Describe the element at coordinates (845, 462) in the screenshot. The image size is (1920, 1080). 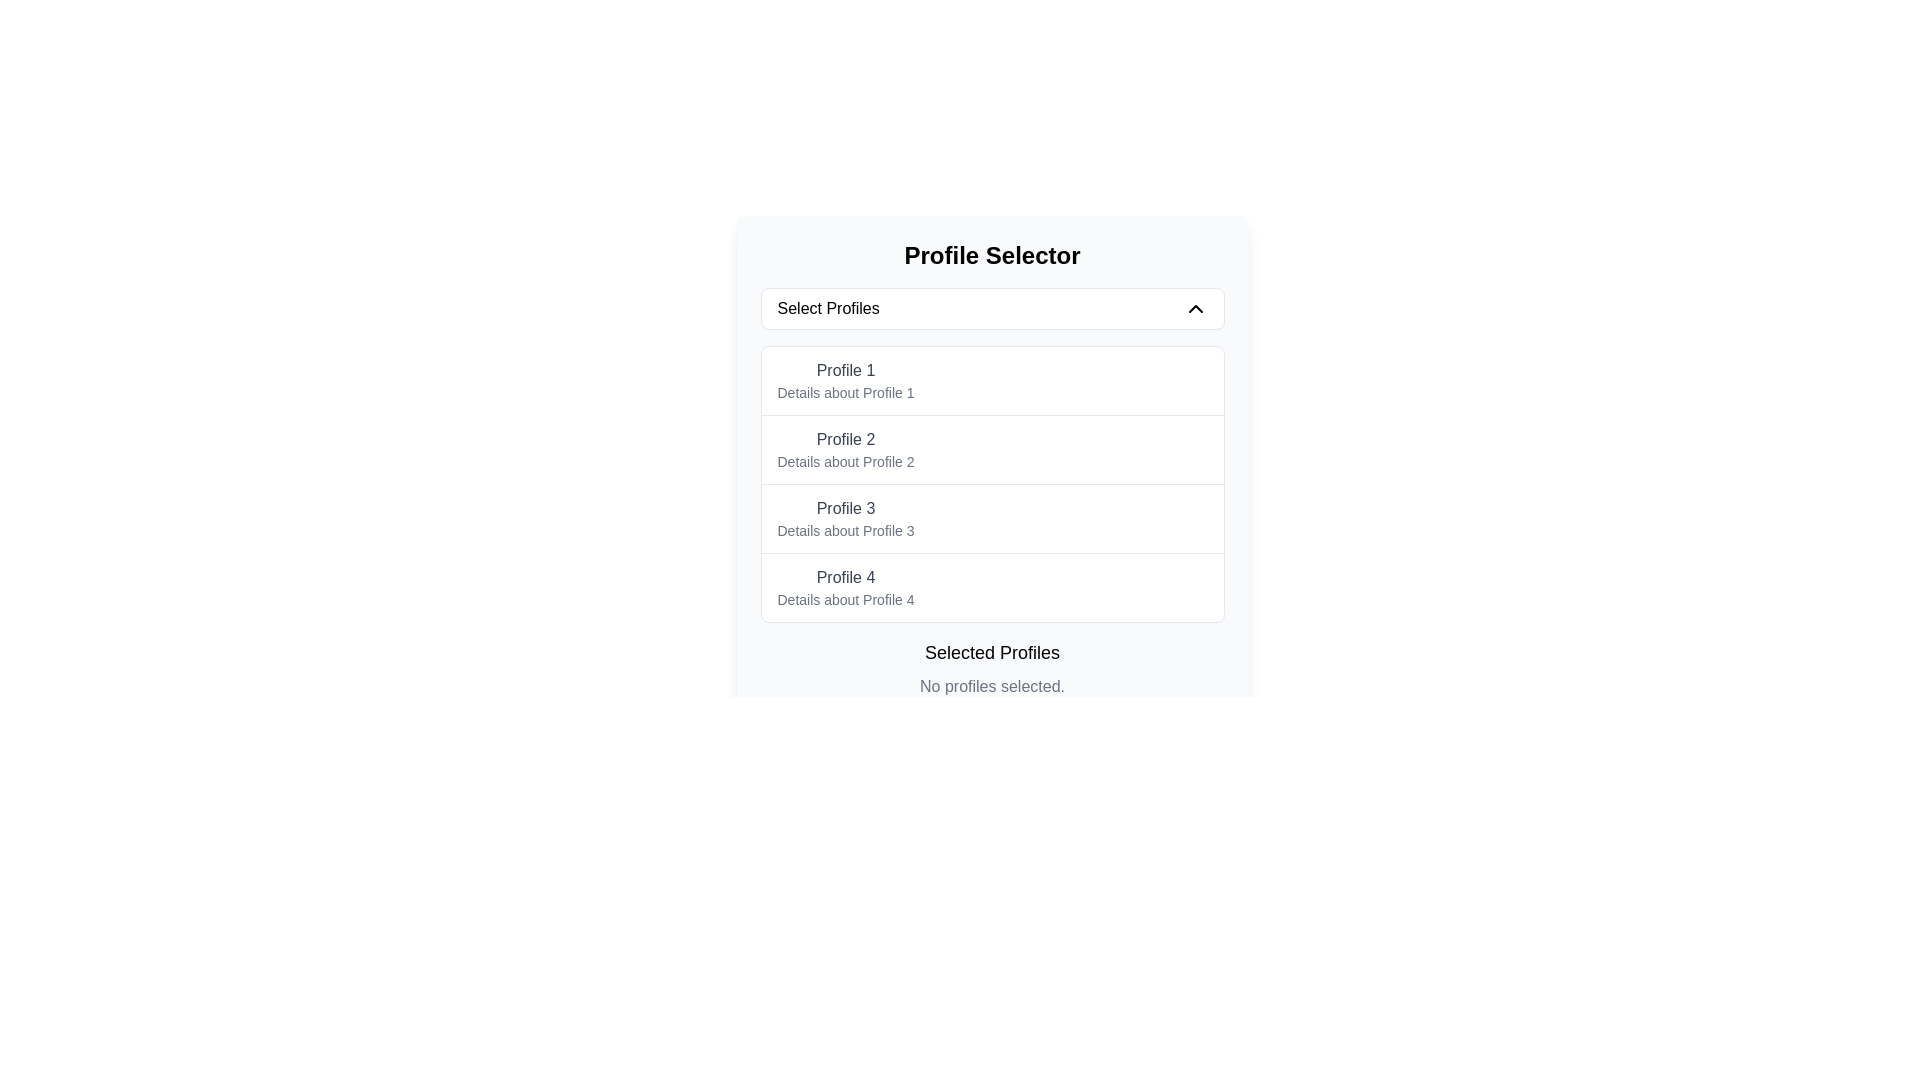
I see `the static text reading 'Details about Profile 2' located below 'Profile 2' in the 'Profile Selector' dropdown` at that location.